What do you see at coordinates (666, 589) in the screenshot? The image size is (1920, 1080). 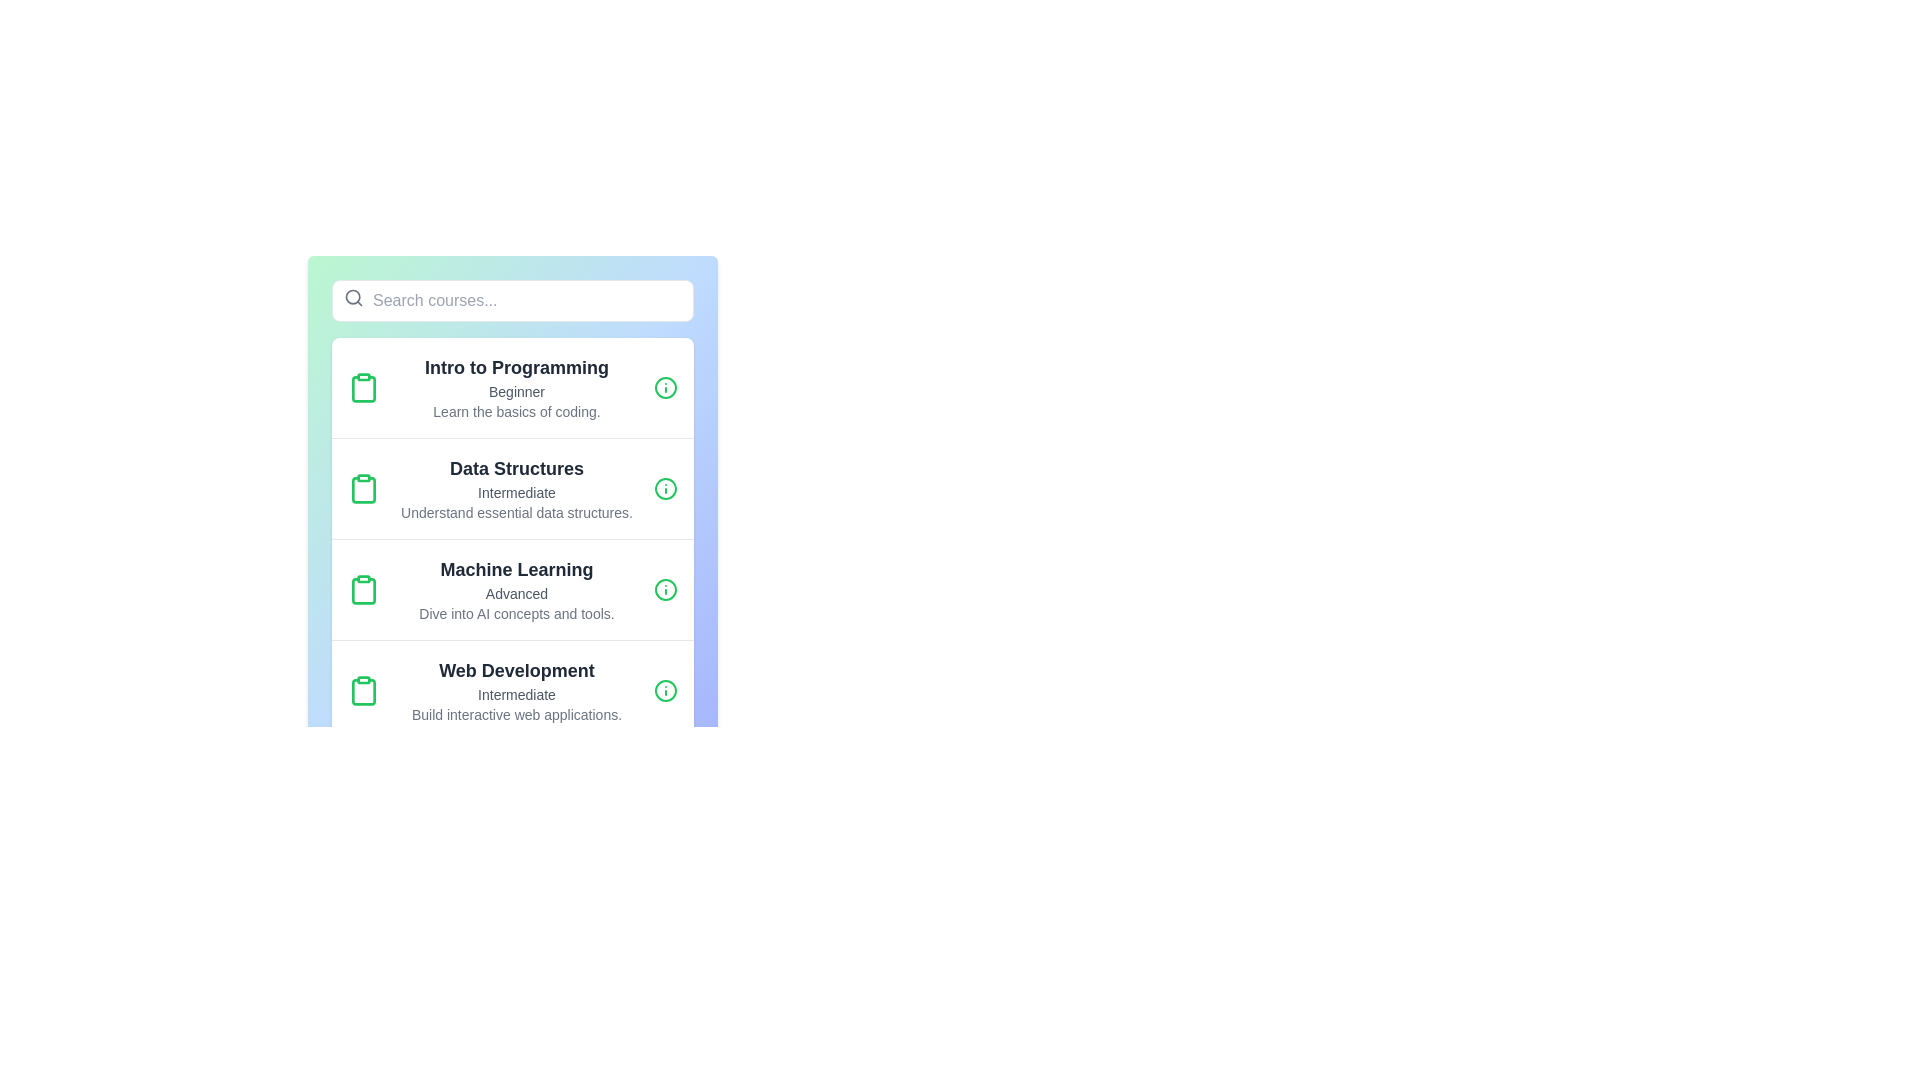 I see `the status or icon content of the circular green icon located in the right section of the list item titled 'Machine Learning'` at bounding box center [666, 589].